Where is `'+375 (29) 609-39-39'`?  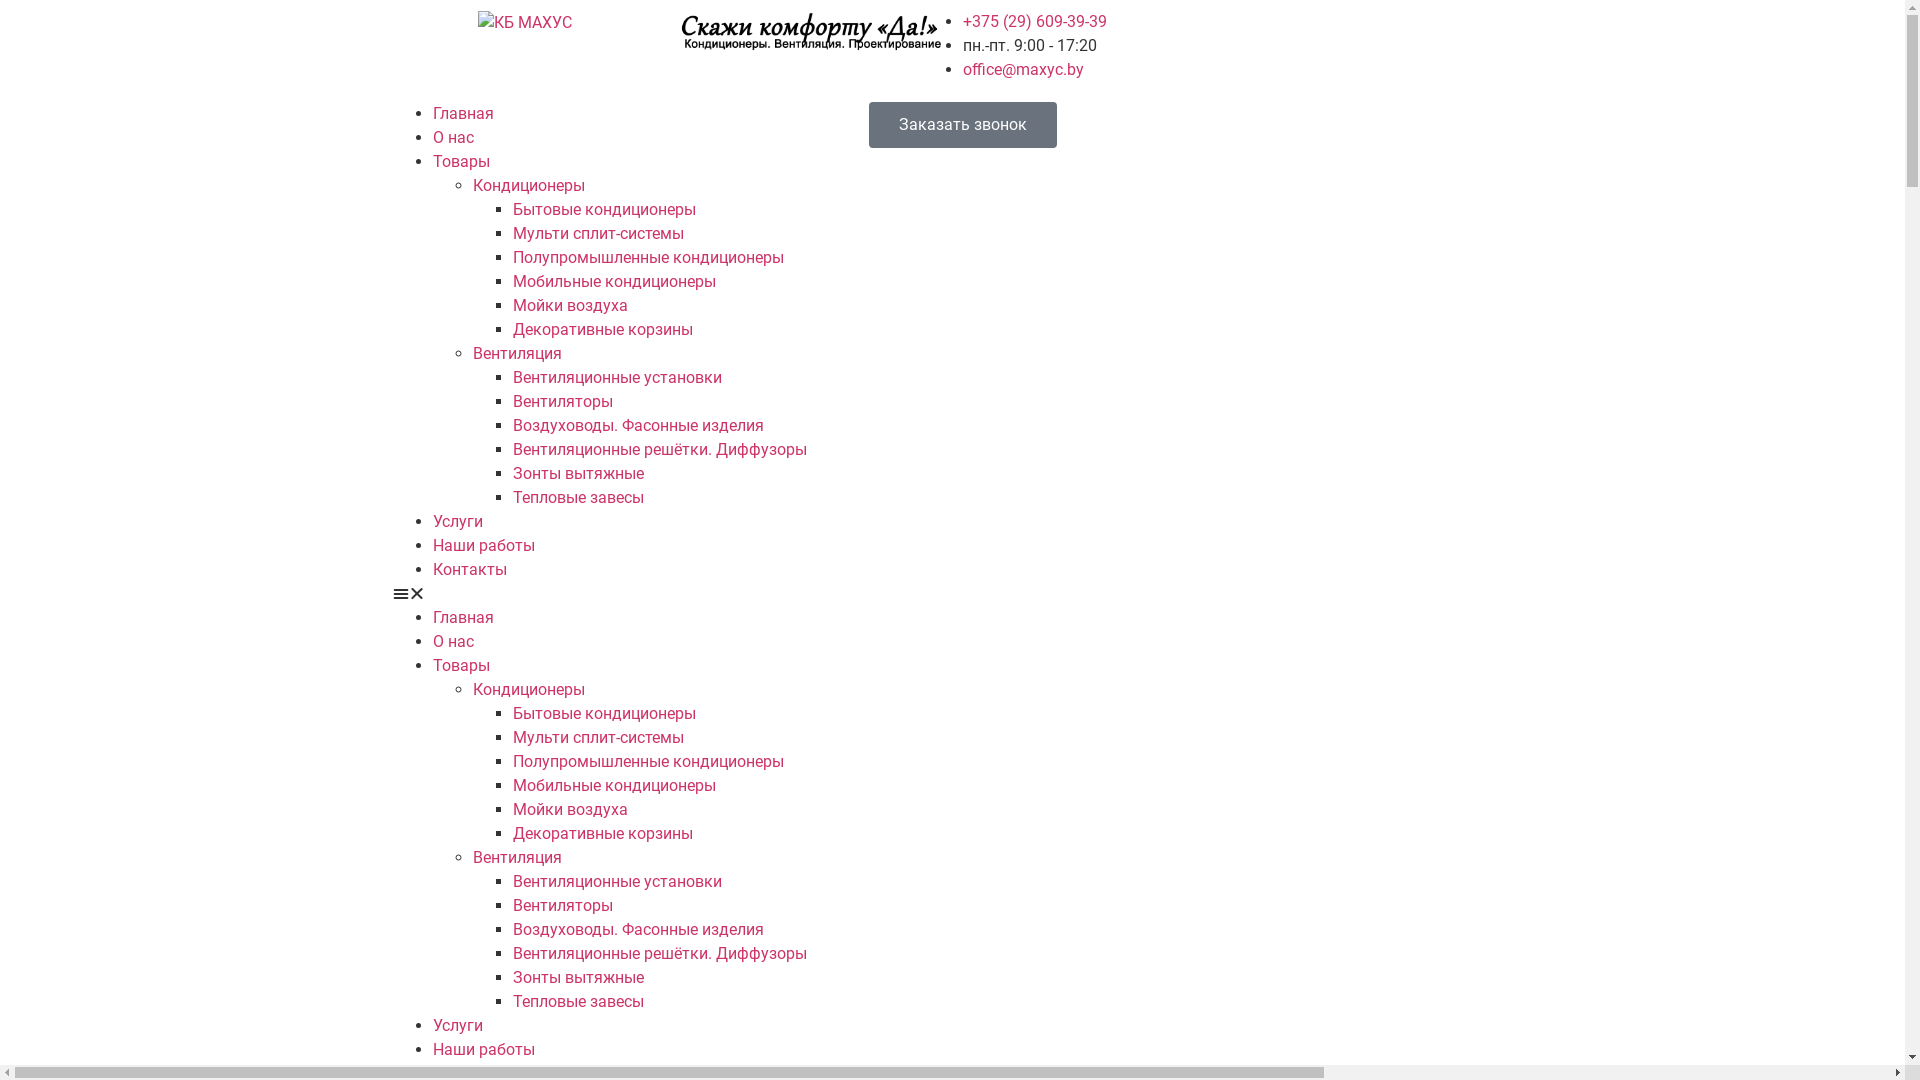 '+375 (29) 609-39-39' is located at coordinates (1033, 21).